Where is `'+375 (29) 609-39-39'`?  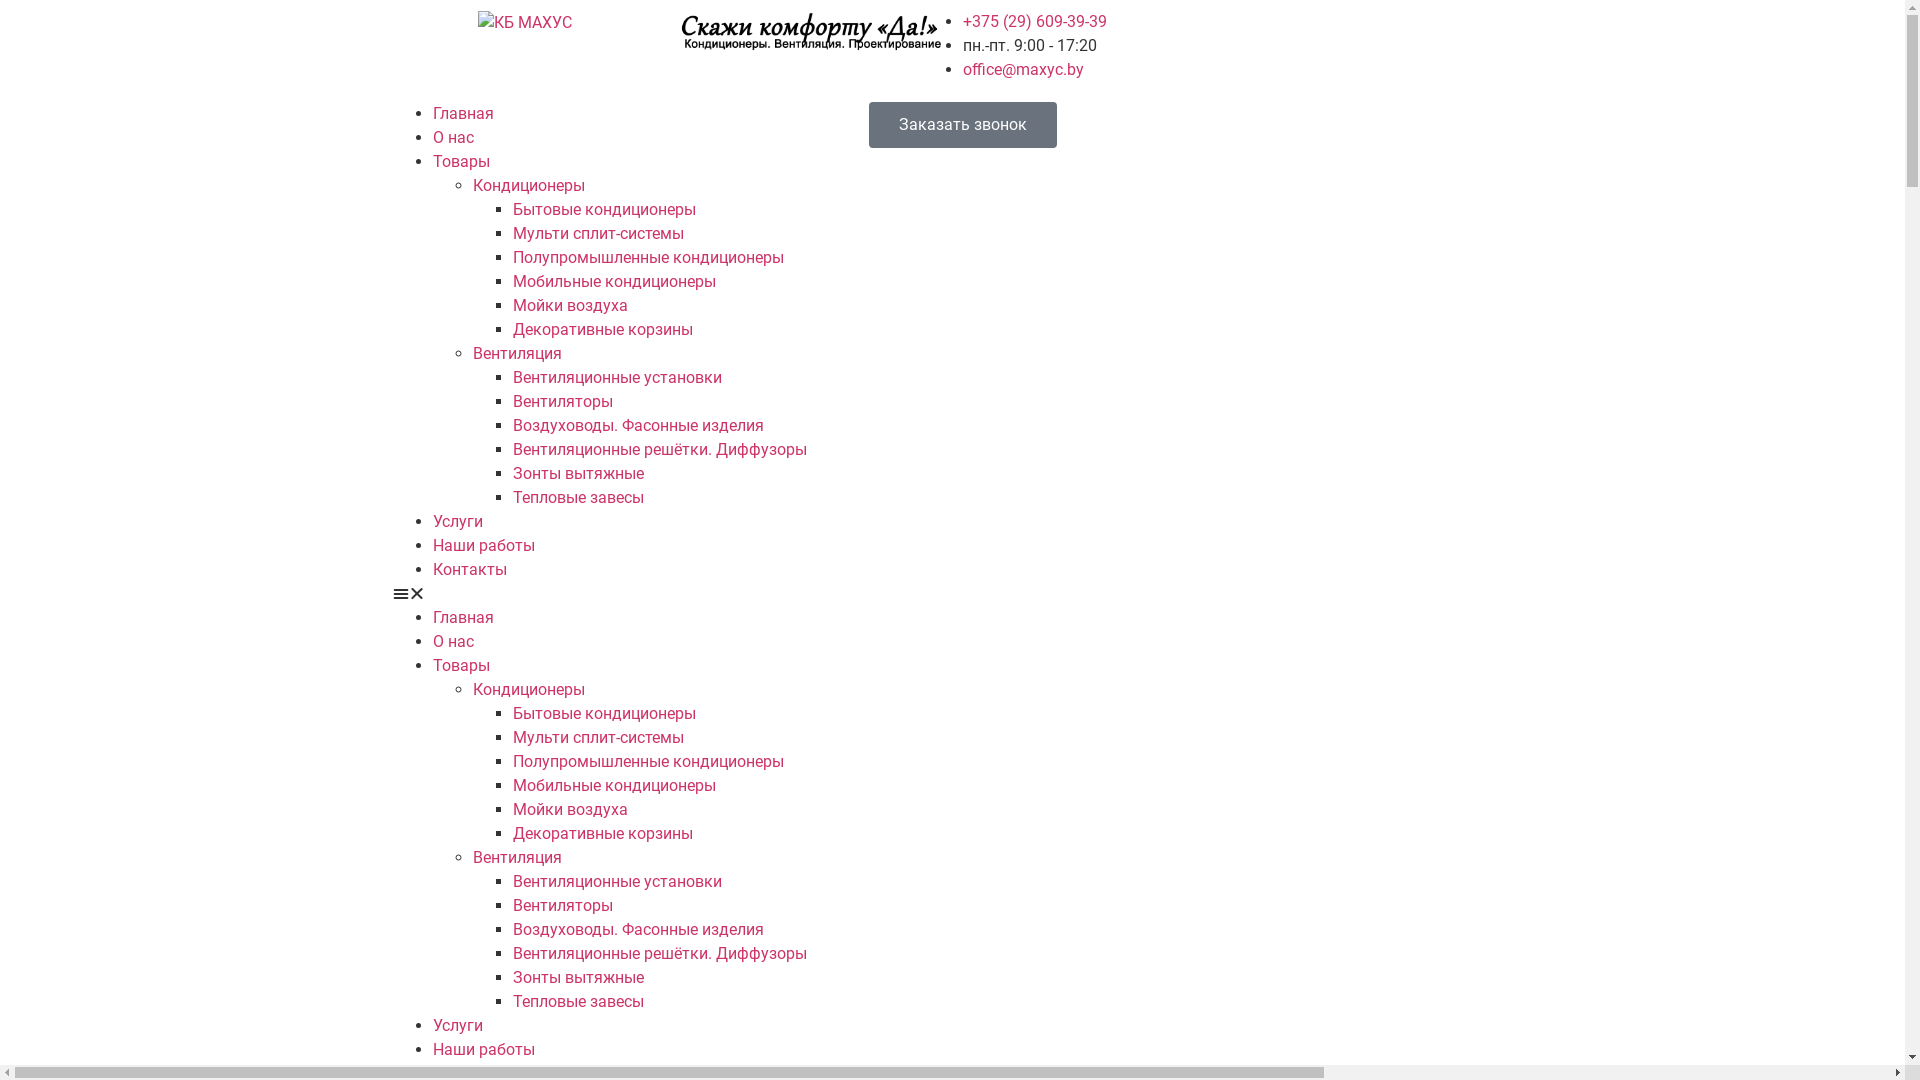 '+375 (29) 609-39-39' is located at coordinates (1033, 21).